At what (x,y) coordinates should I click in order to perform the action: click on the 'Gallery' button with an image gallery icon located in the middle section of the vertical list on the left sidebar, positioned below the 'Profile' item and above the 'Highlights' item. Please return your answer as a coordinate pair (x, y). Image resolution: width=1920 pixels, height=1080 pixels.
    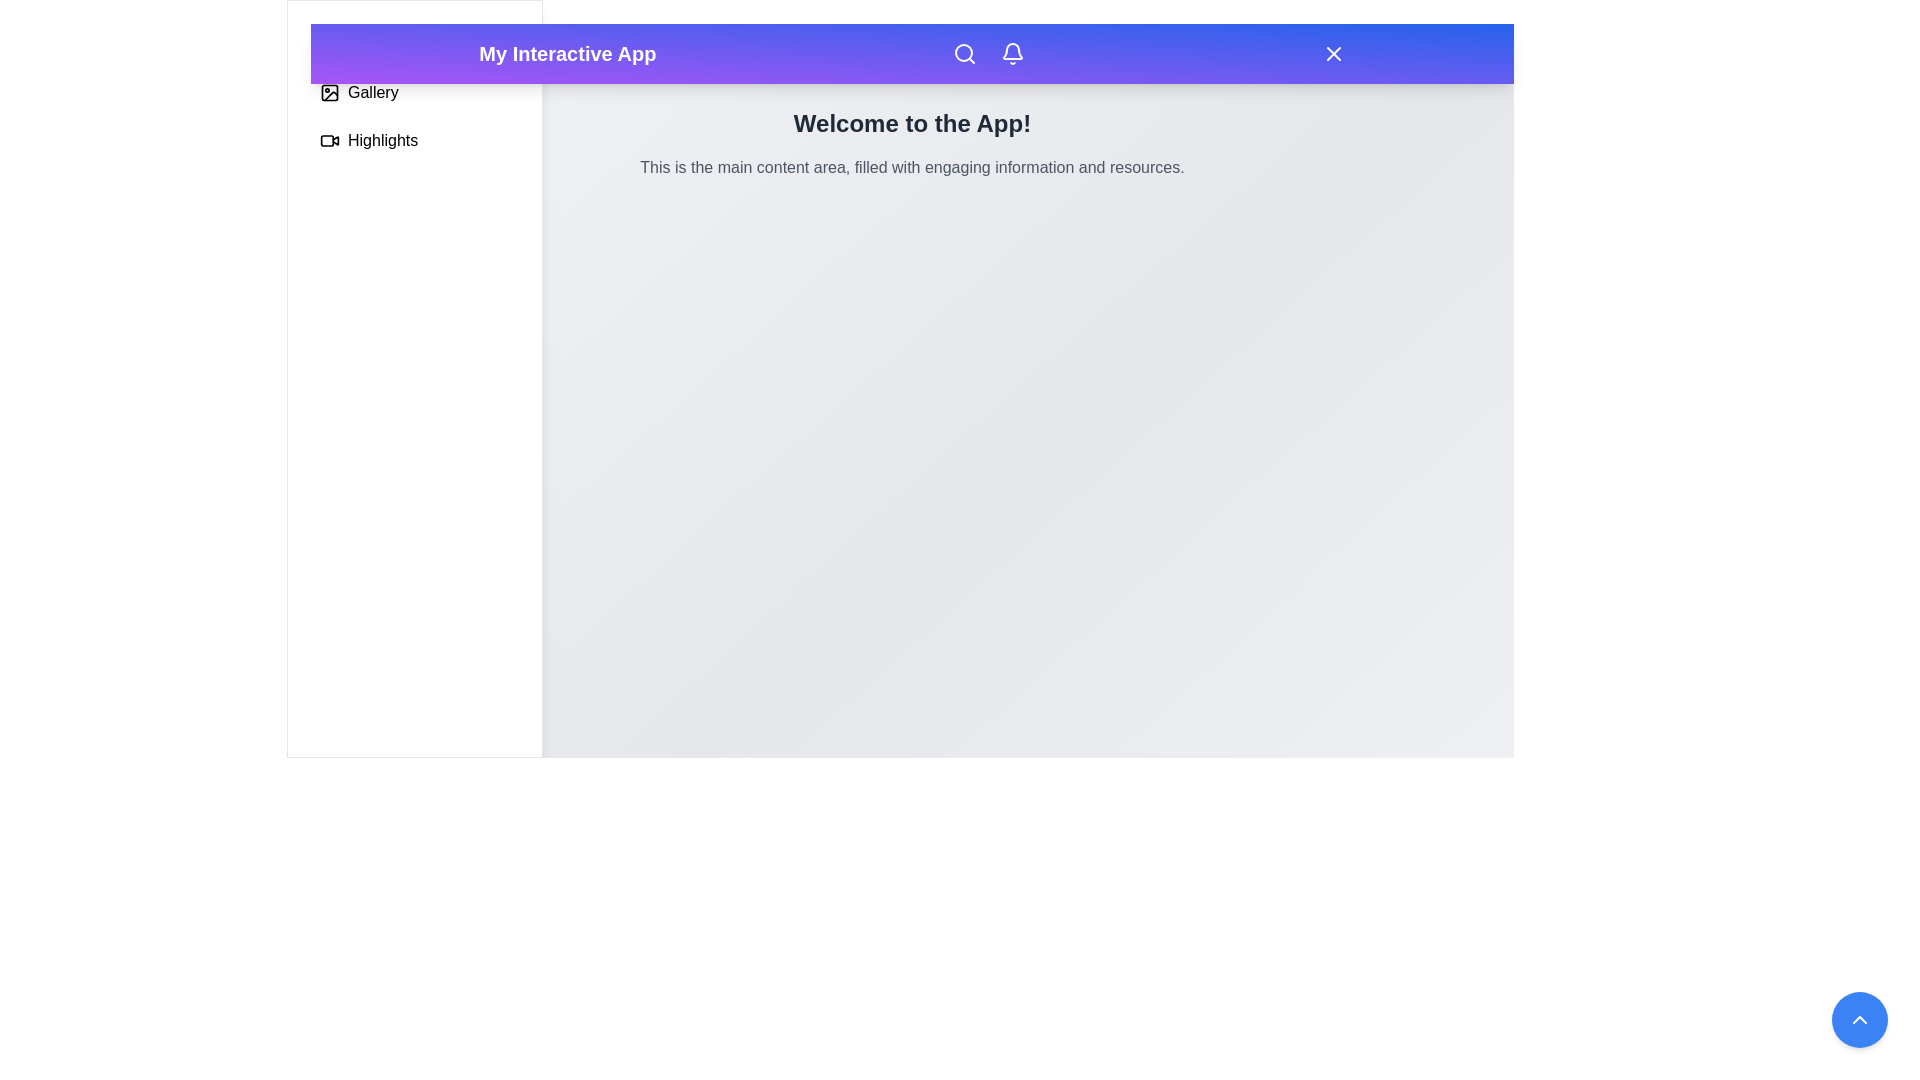
    Looking at the image, I should click on (413, 92).